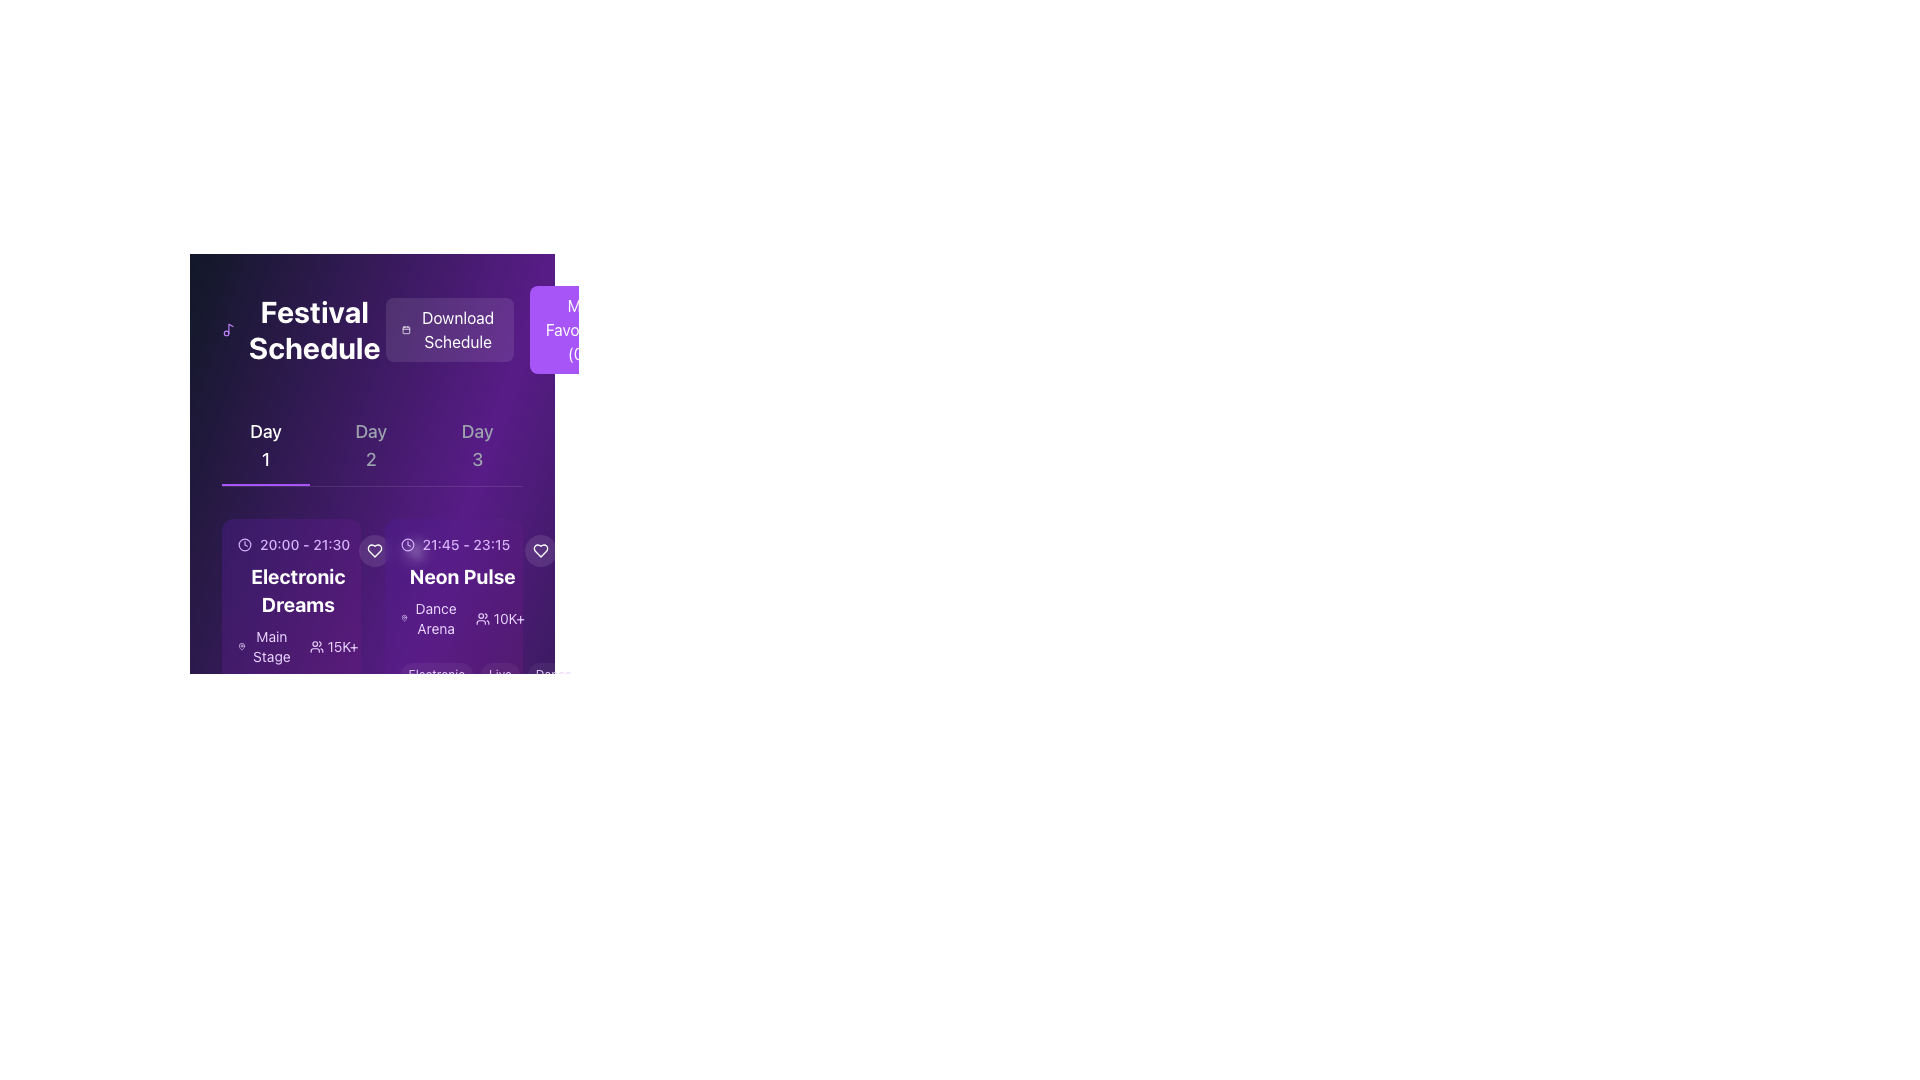  Describe the element at coordinates (371, 445) in the screenshot. I see `the 'Day 2' tab` at that location.